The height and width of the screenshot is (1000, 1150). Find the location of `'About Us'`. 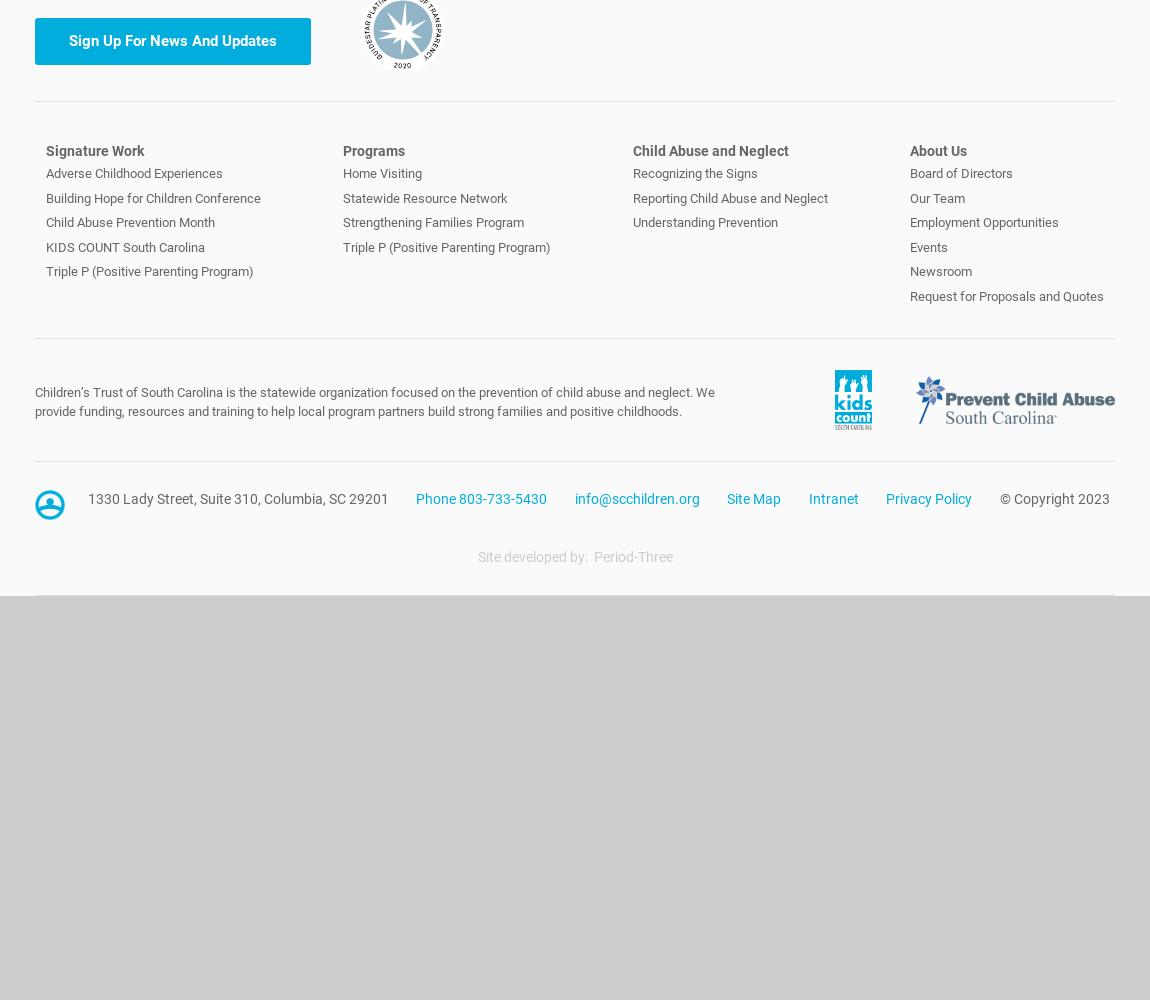

'About Us' is located at coordinates (938, 150).